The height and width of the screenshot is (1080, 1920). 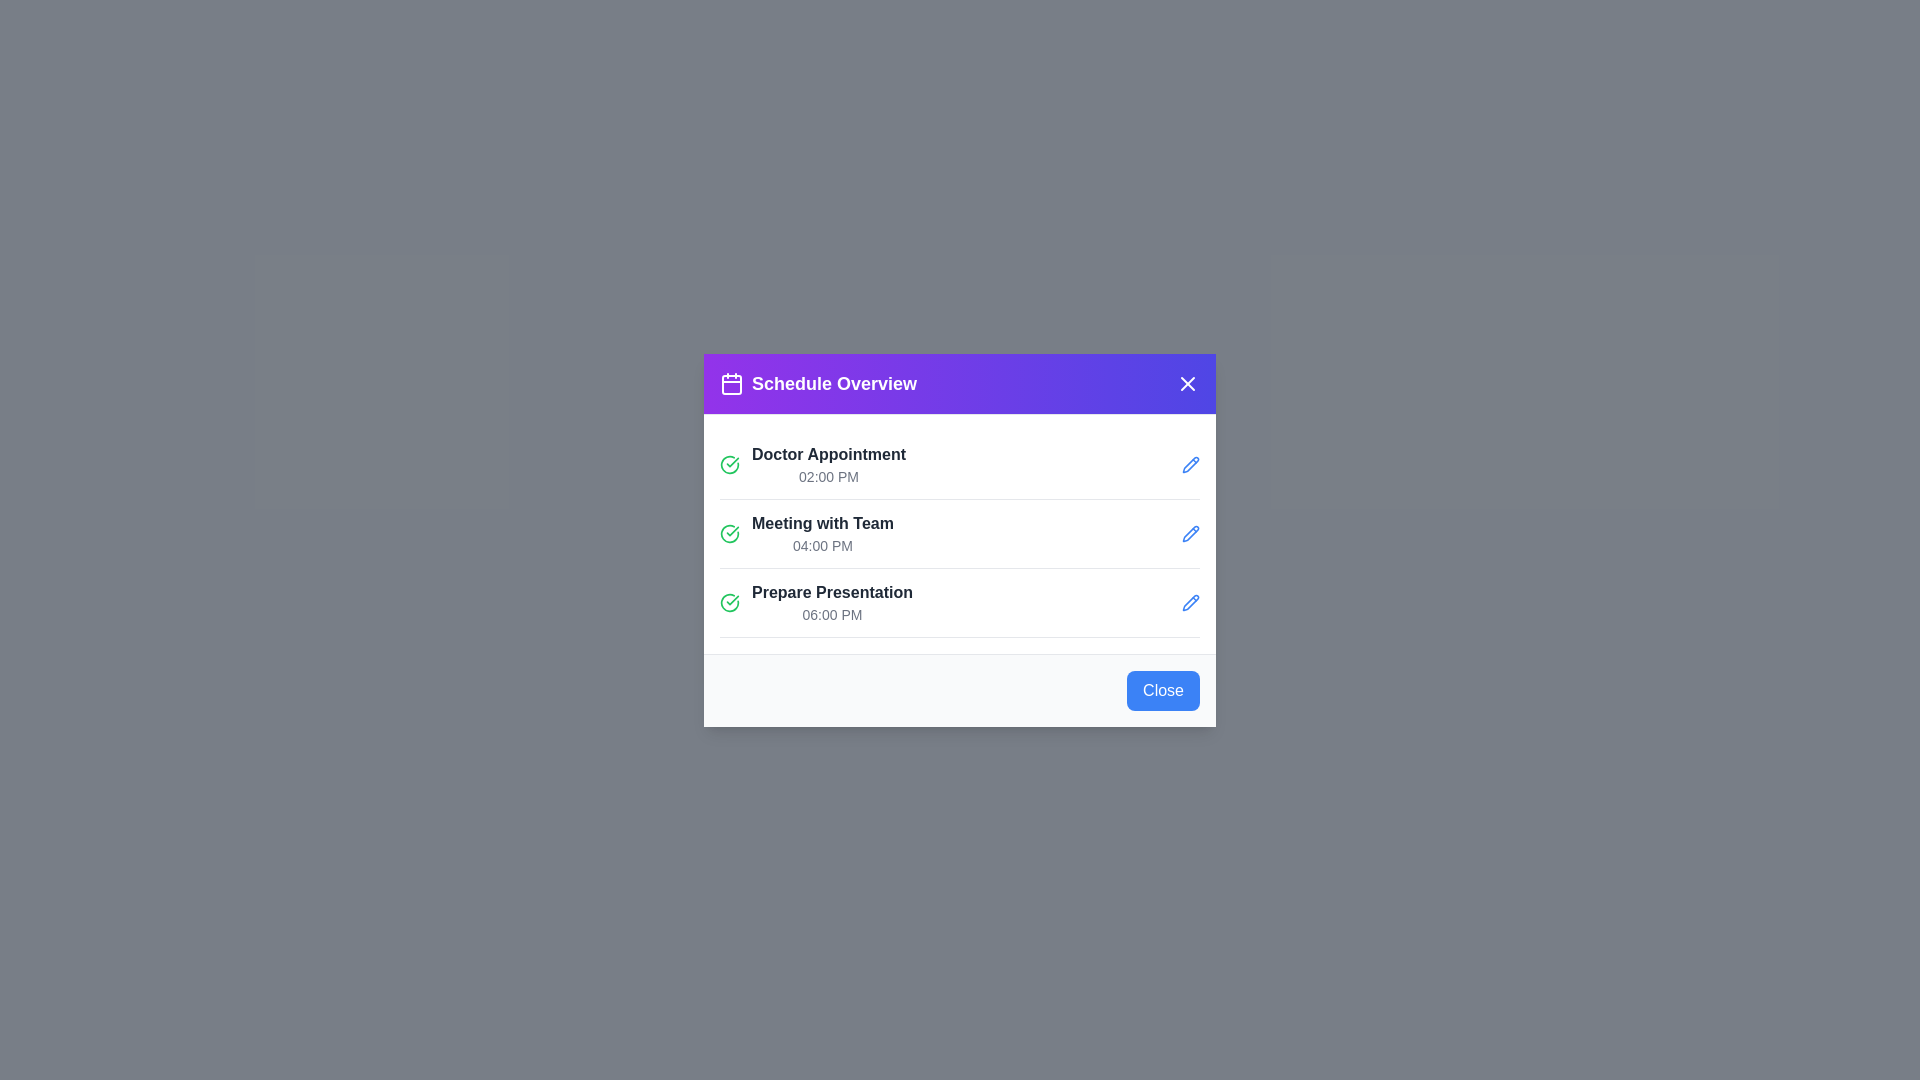 What do you see at coordinates (829, 476) in the screenshot?
I see `the text element displaying '02:00 PM', which is styled in a smaller, gray-colored font and located beneath the 'Doctor Appointment' label in the 'Schedule Overview' modal dialog box` at bounding box center [829, 476].